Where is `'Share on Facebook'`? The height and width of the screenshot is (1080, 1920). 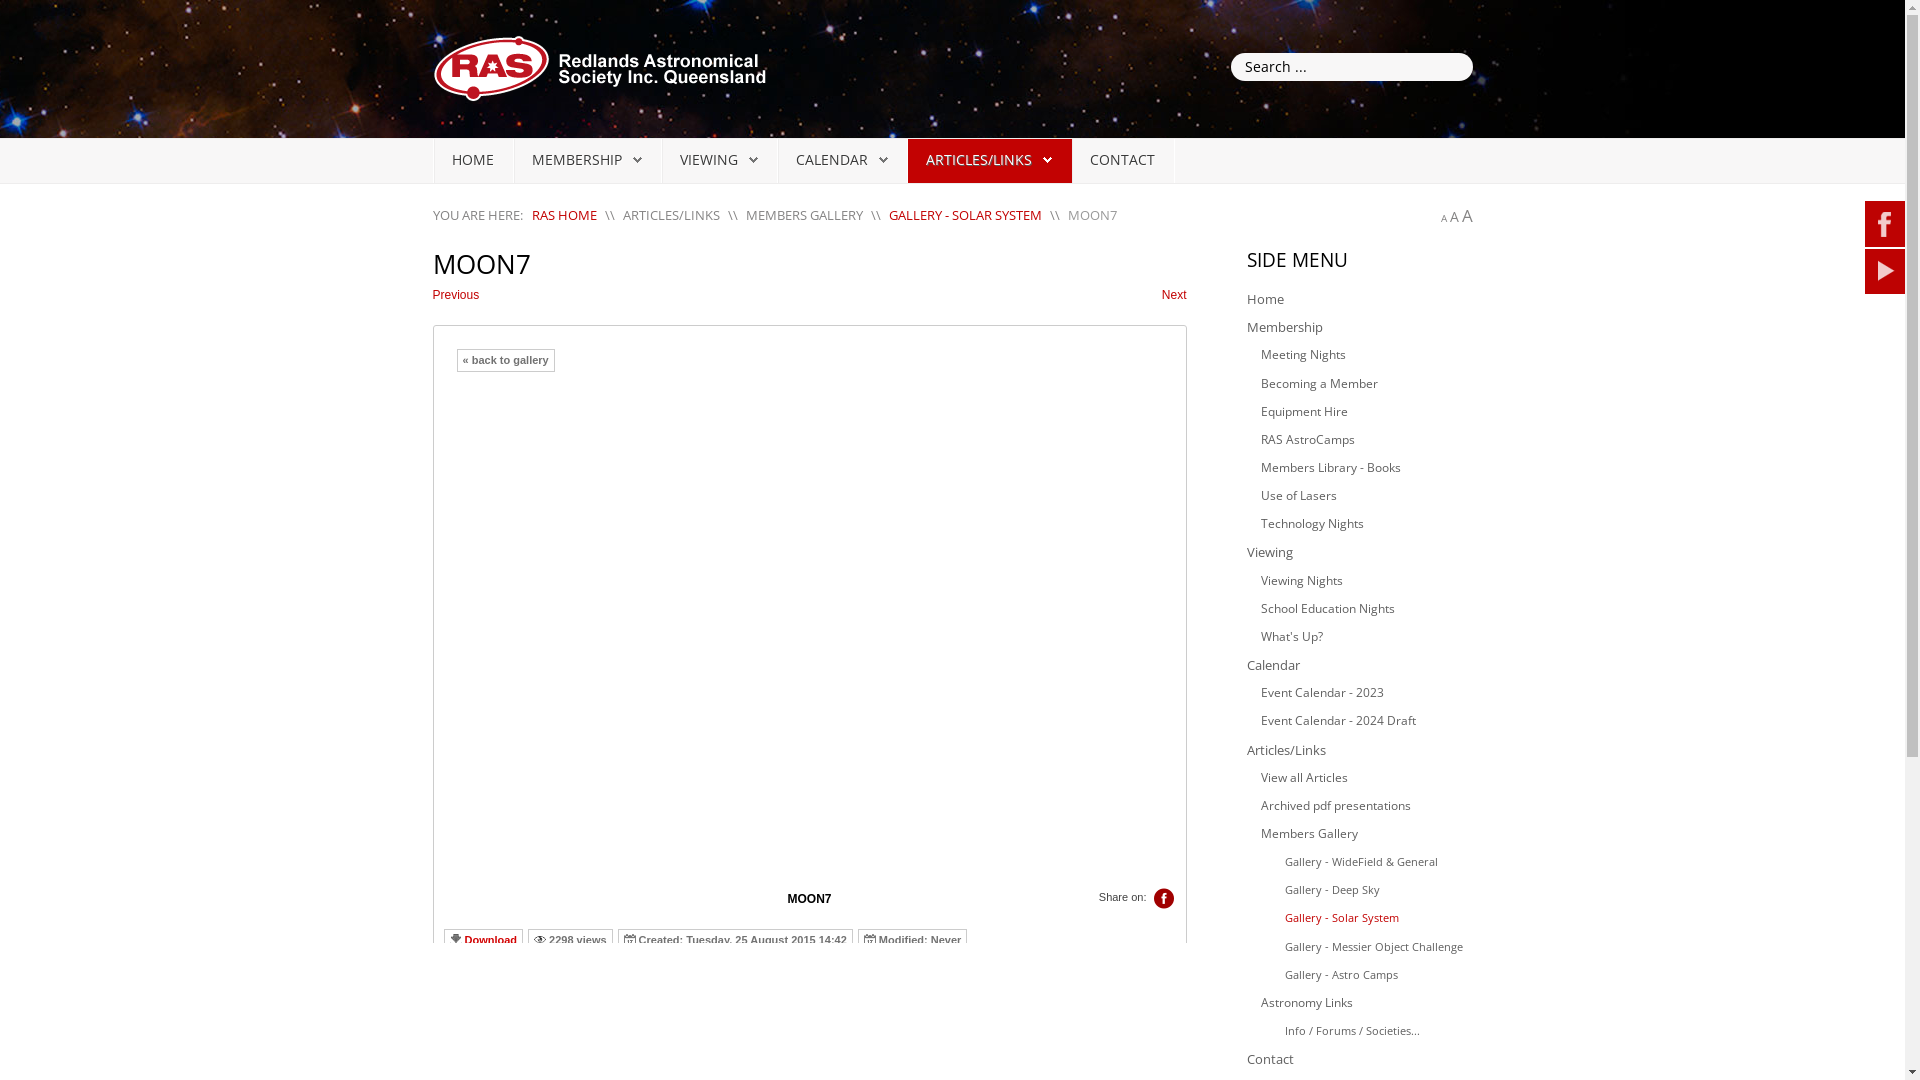
'Share on Facebook' is located at coordinates (1163, 897).